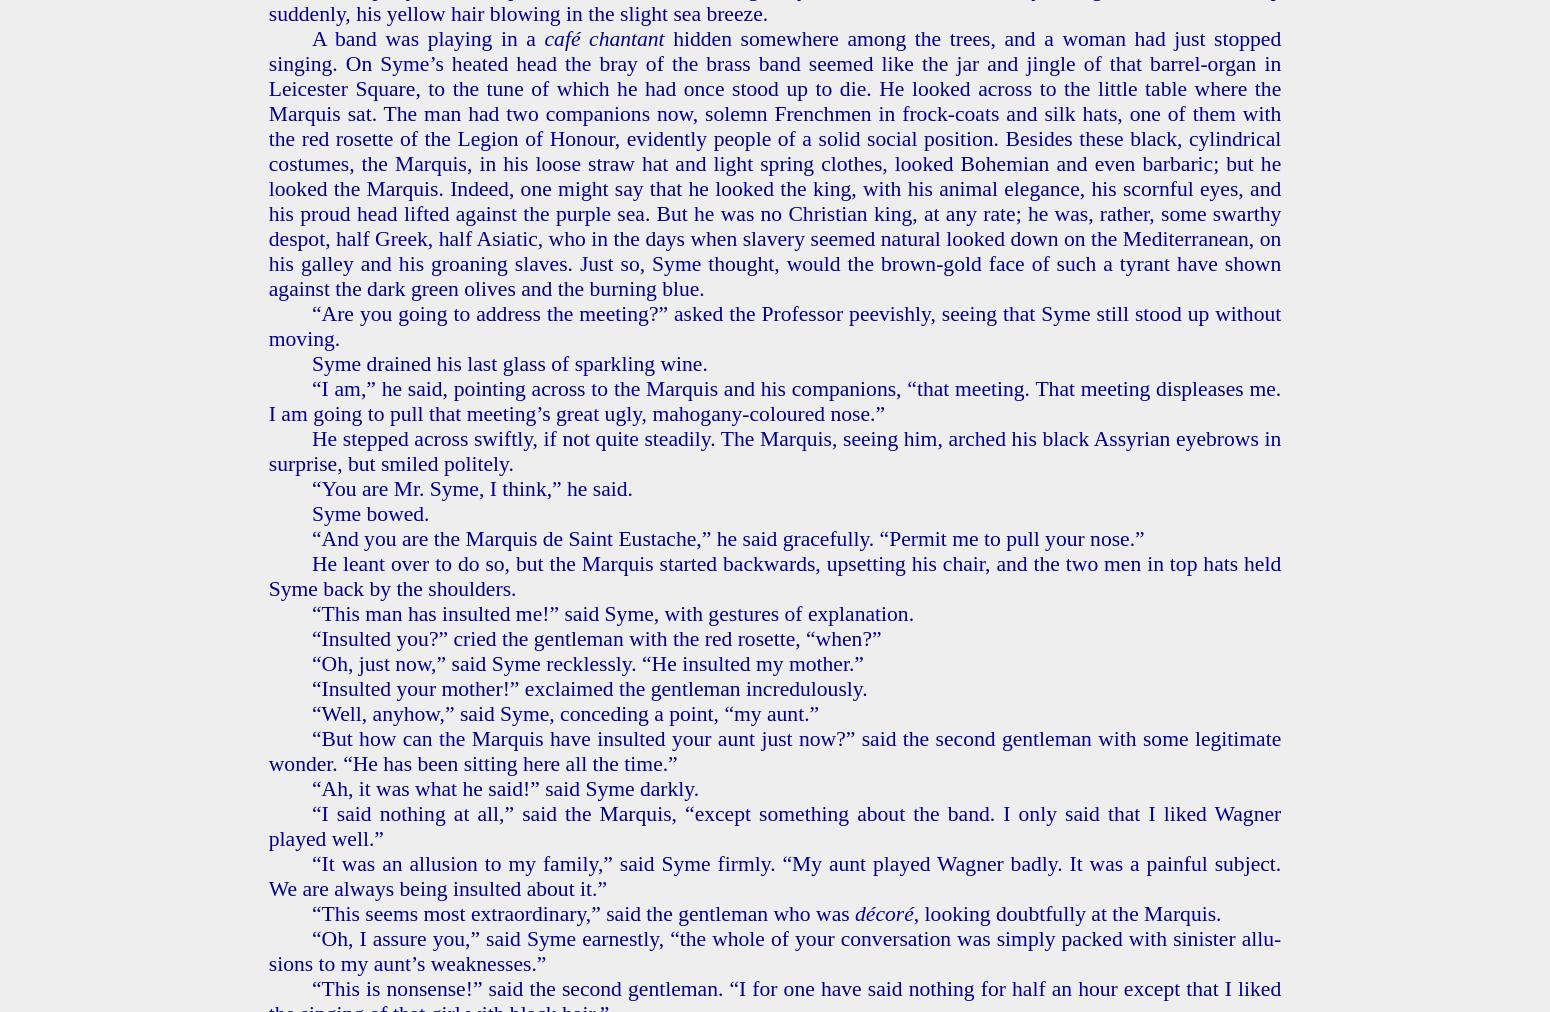 The height and width of the screenshot is (1012, 1550). I want to click on '“This man has in­sult­ed me!” said Syme, with ges­tures of ex­pla­na­tion.', so click(612, 611).